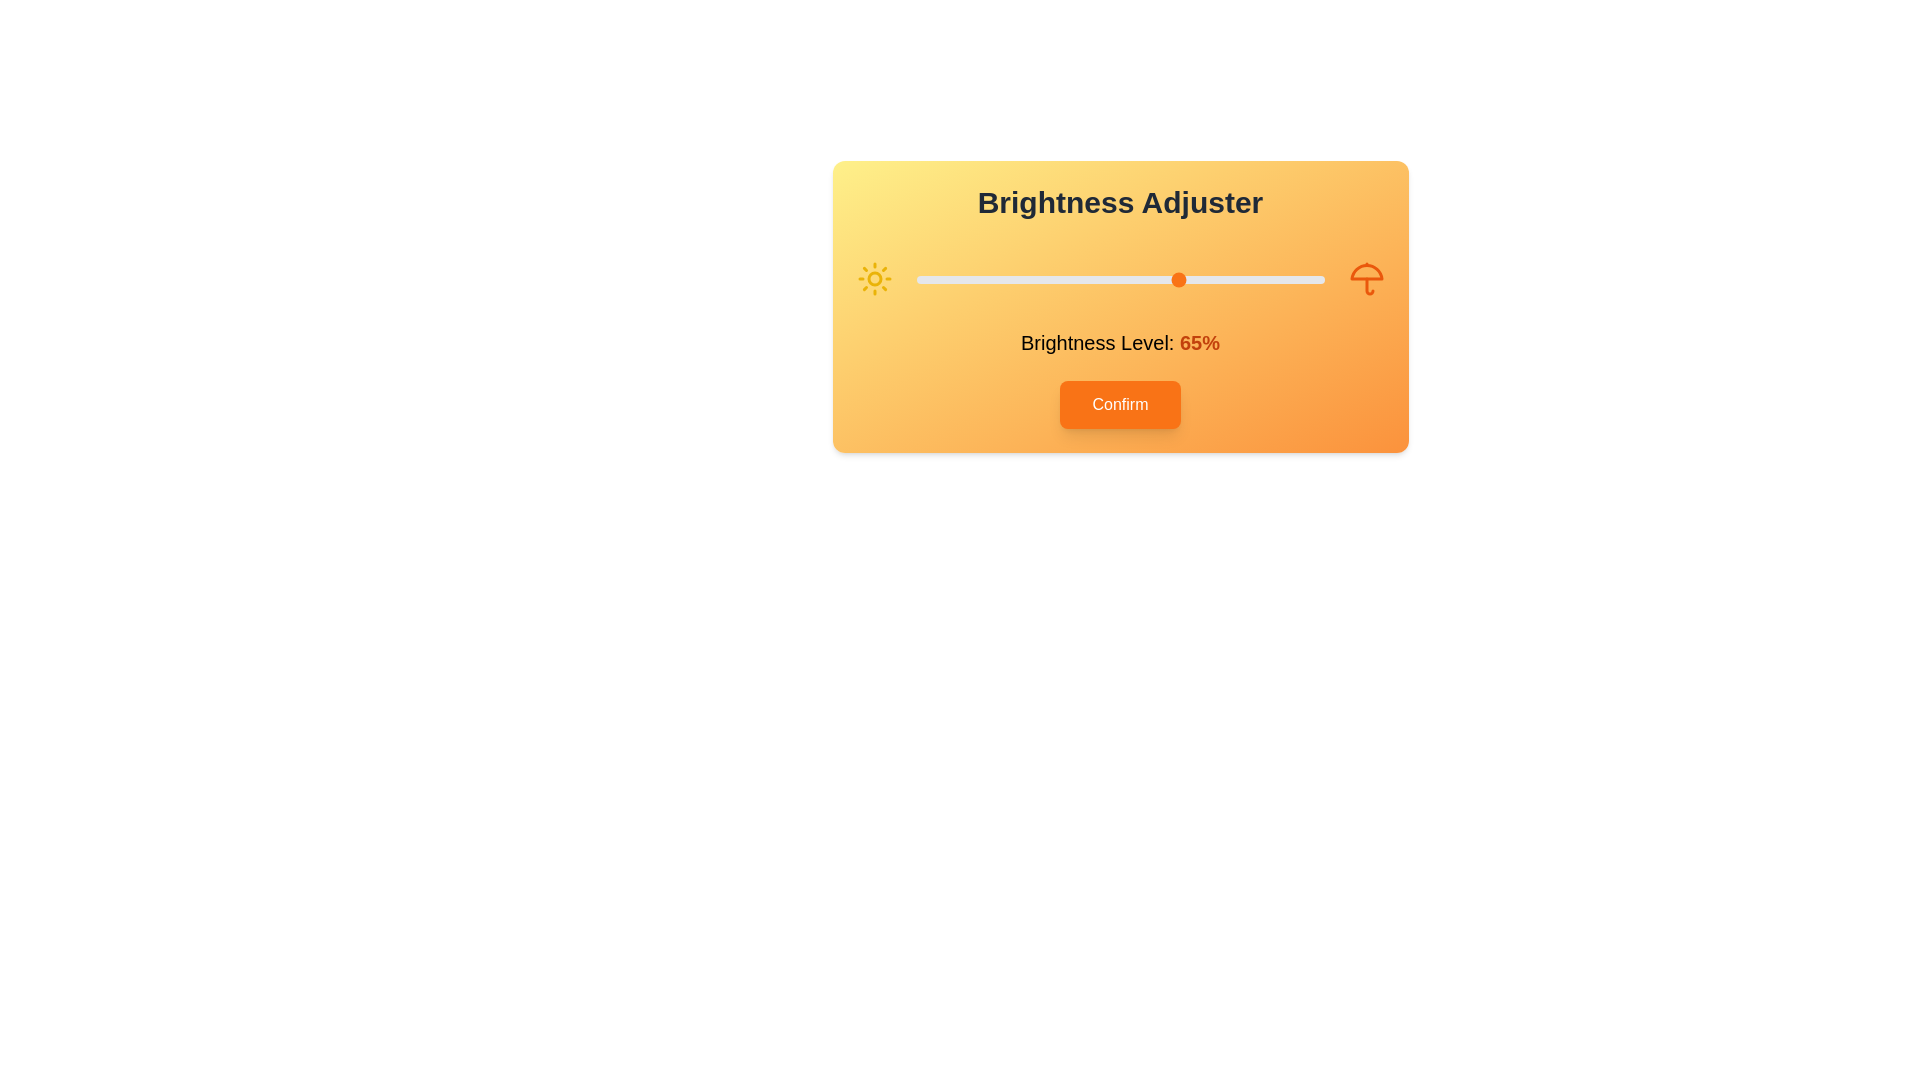  Describe the element at coordinates (874, 278) in the screenshot. I see `the Sun icon near the slider` at that location.